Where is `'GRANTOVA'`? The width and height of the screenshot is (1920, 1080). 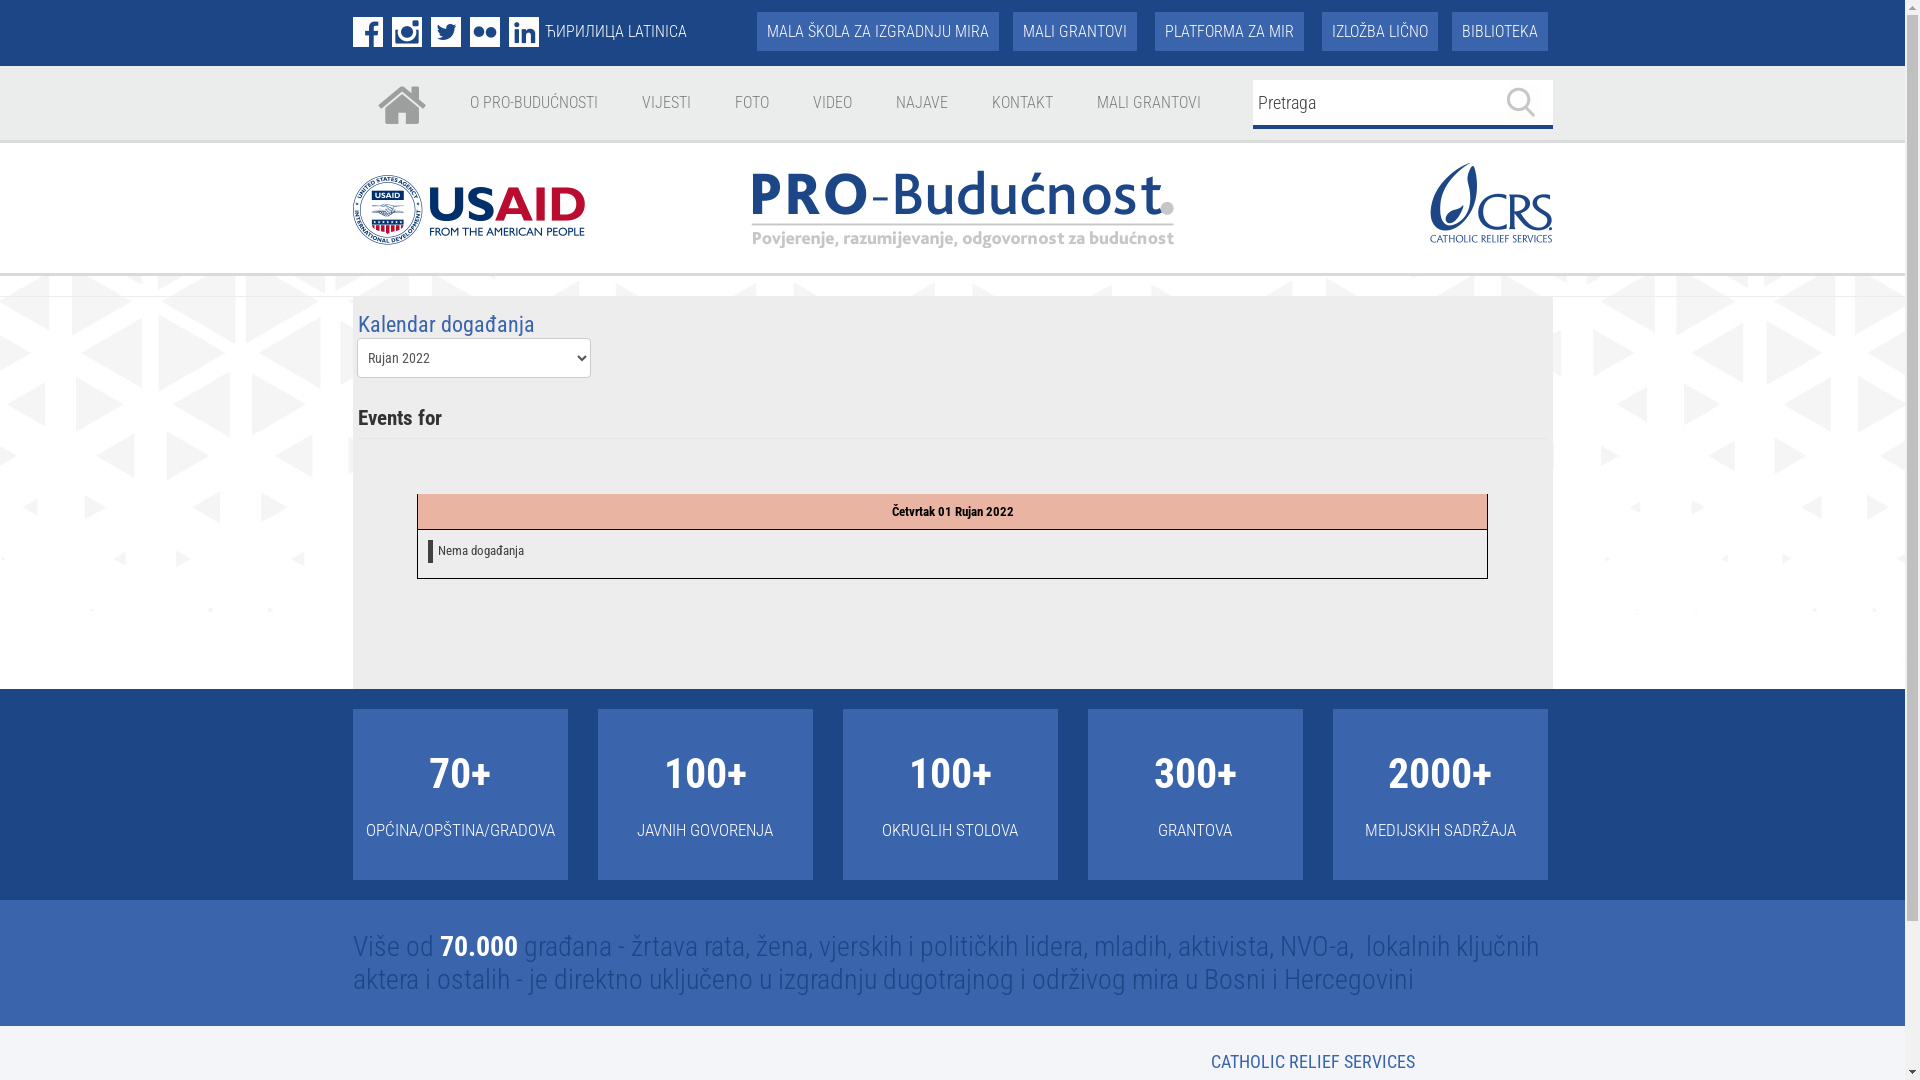
'GRANTOVA' is located at coordinates (1195, 829).